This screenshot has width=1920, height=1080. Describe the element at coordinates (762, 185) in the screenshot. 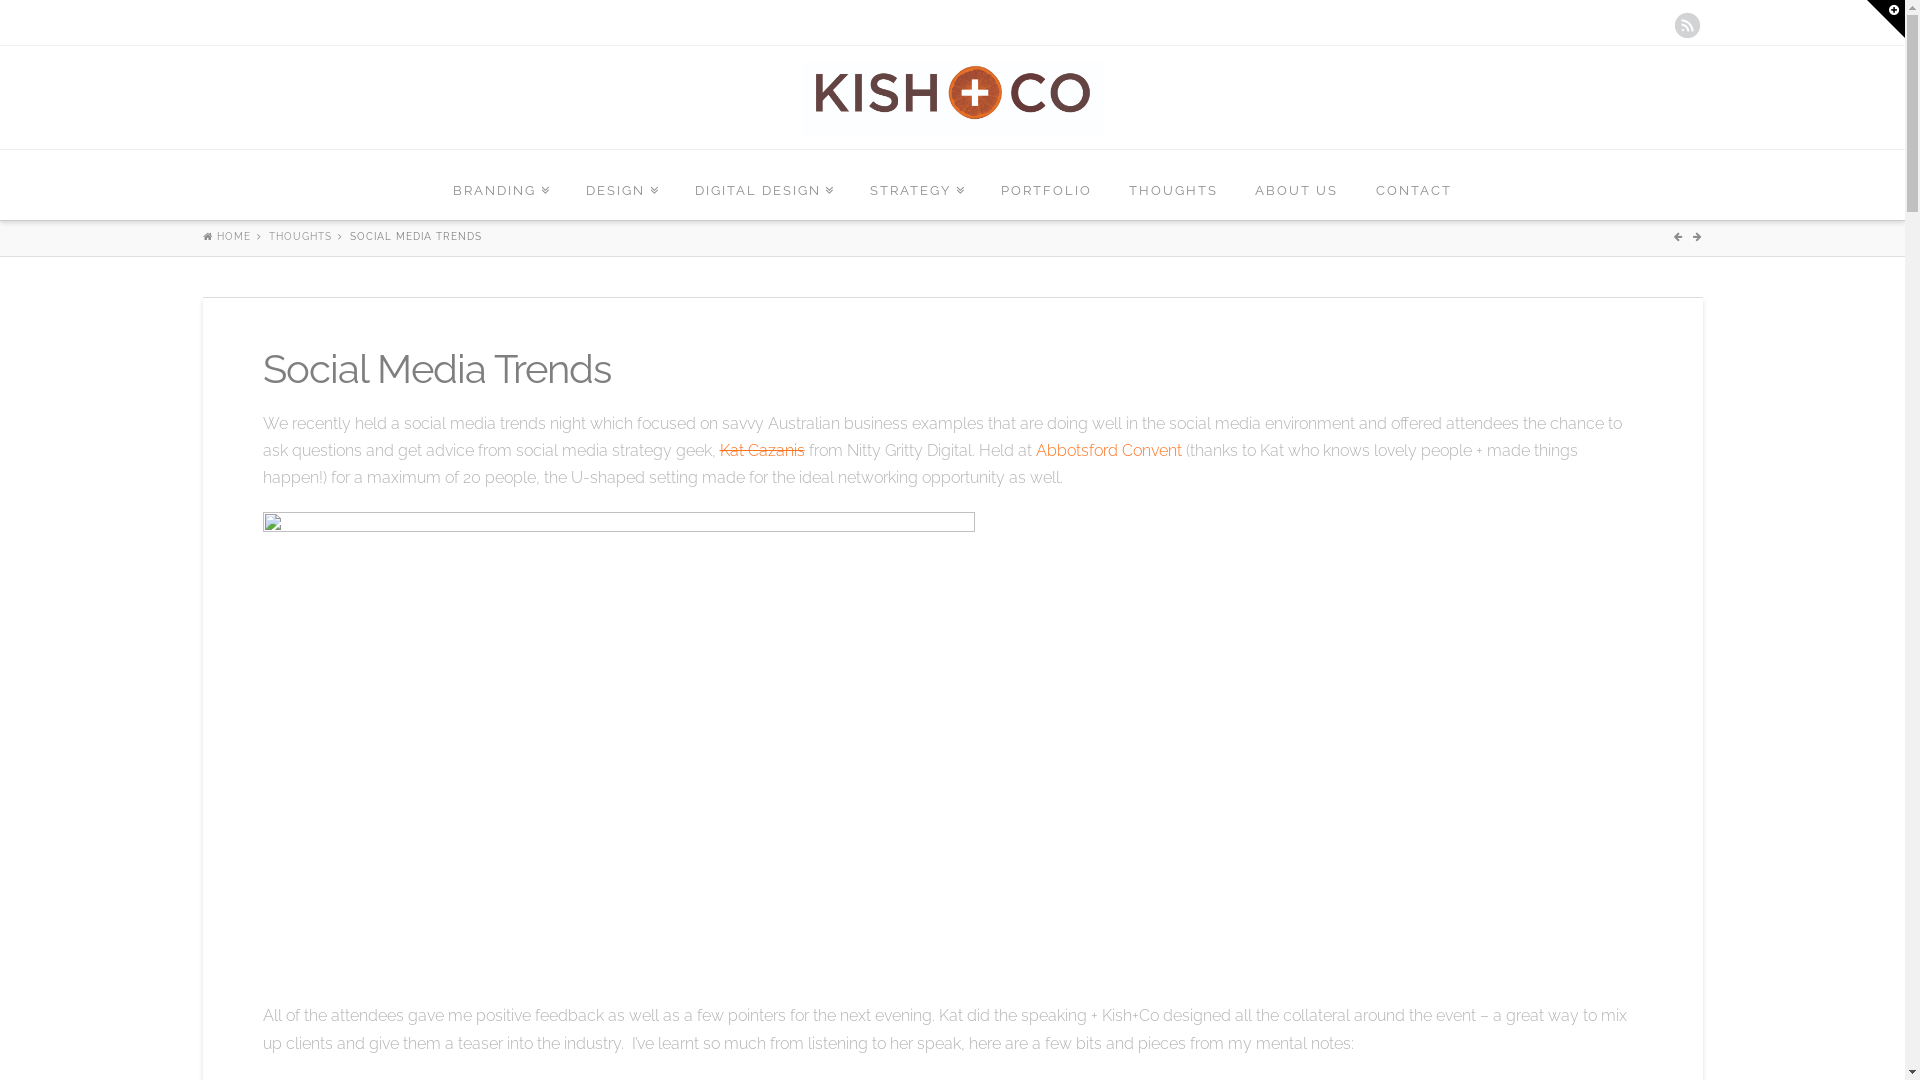

I see `'DIGITAL DESIGN'` at that location.